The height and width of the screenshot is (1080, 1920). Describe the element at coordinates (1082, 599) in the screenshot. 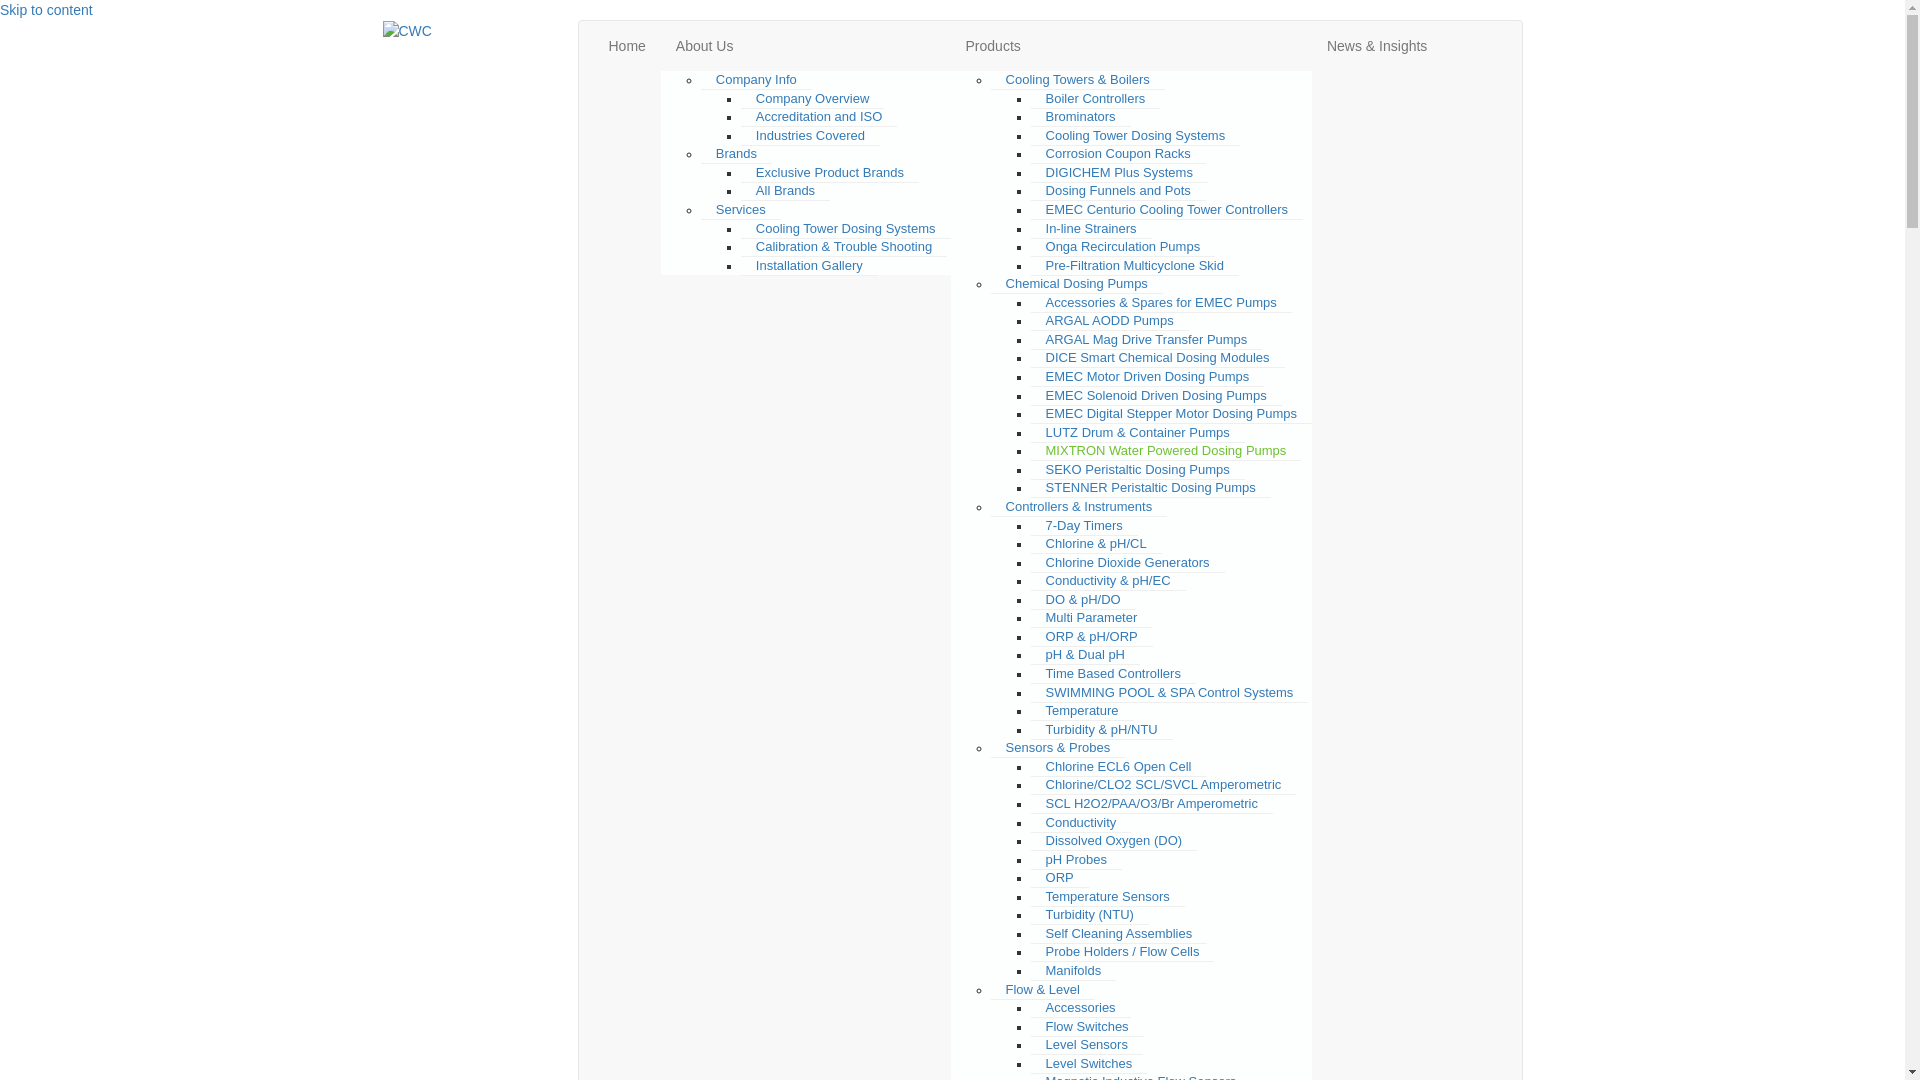

I see `'DO & pH/DO'` at that location.